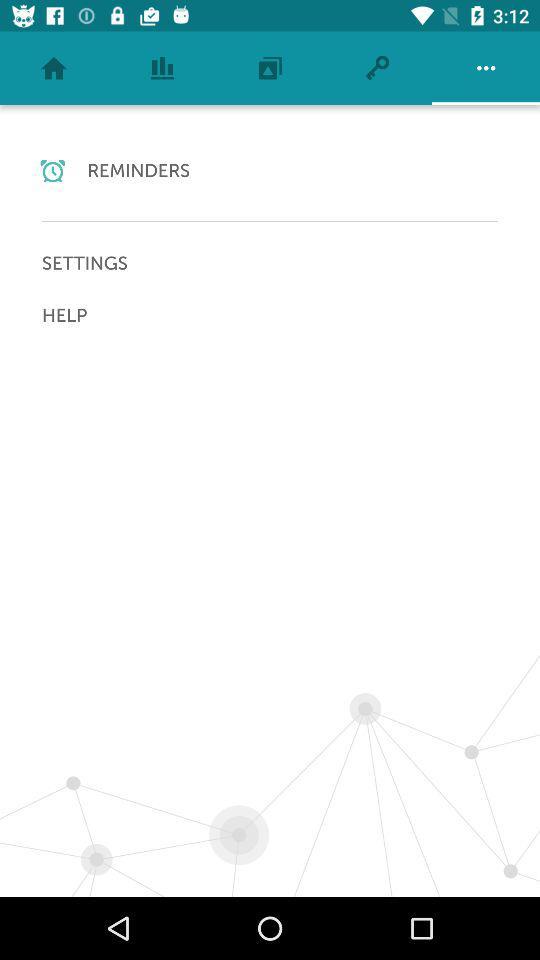 This screenshot has height=960, width=540. What do you see at coordinates (270, 315) in the screenshot?
I see `help item` at bounding box center [270, 315].